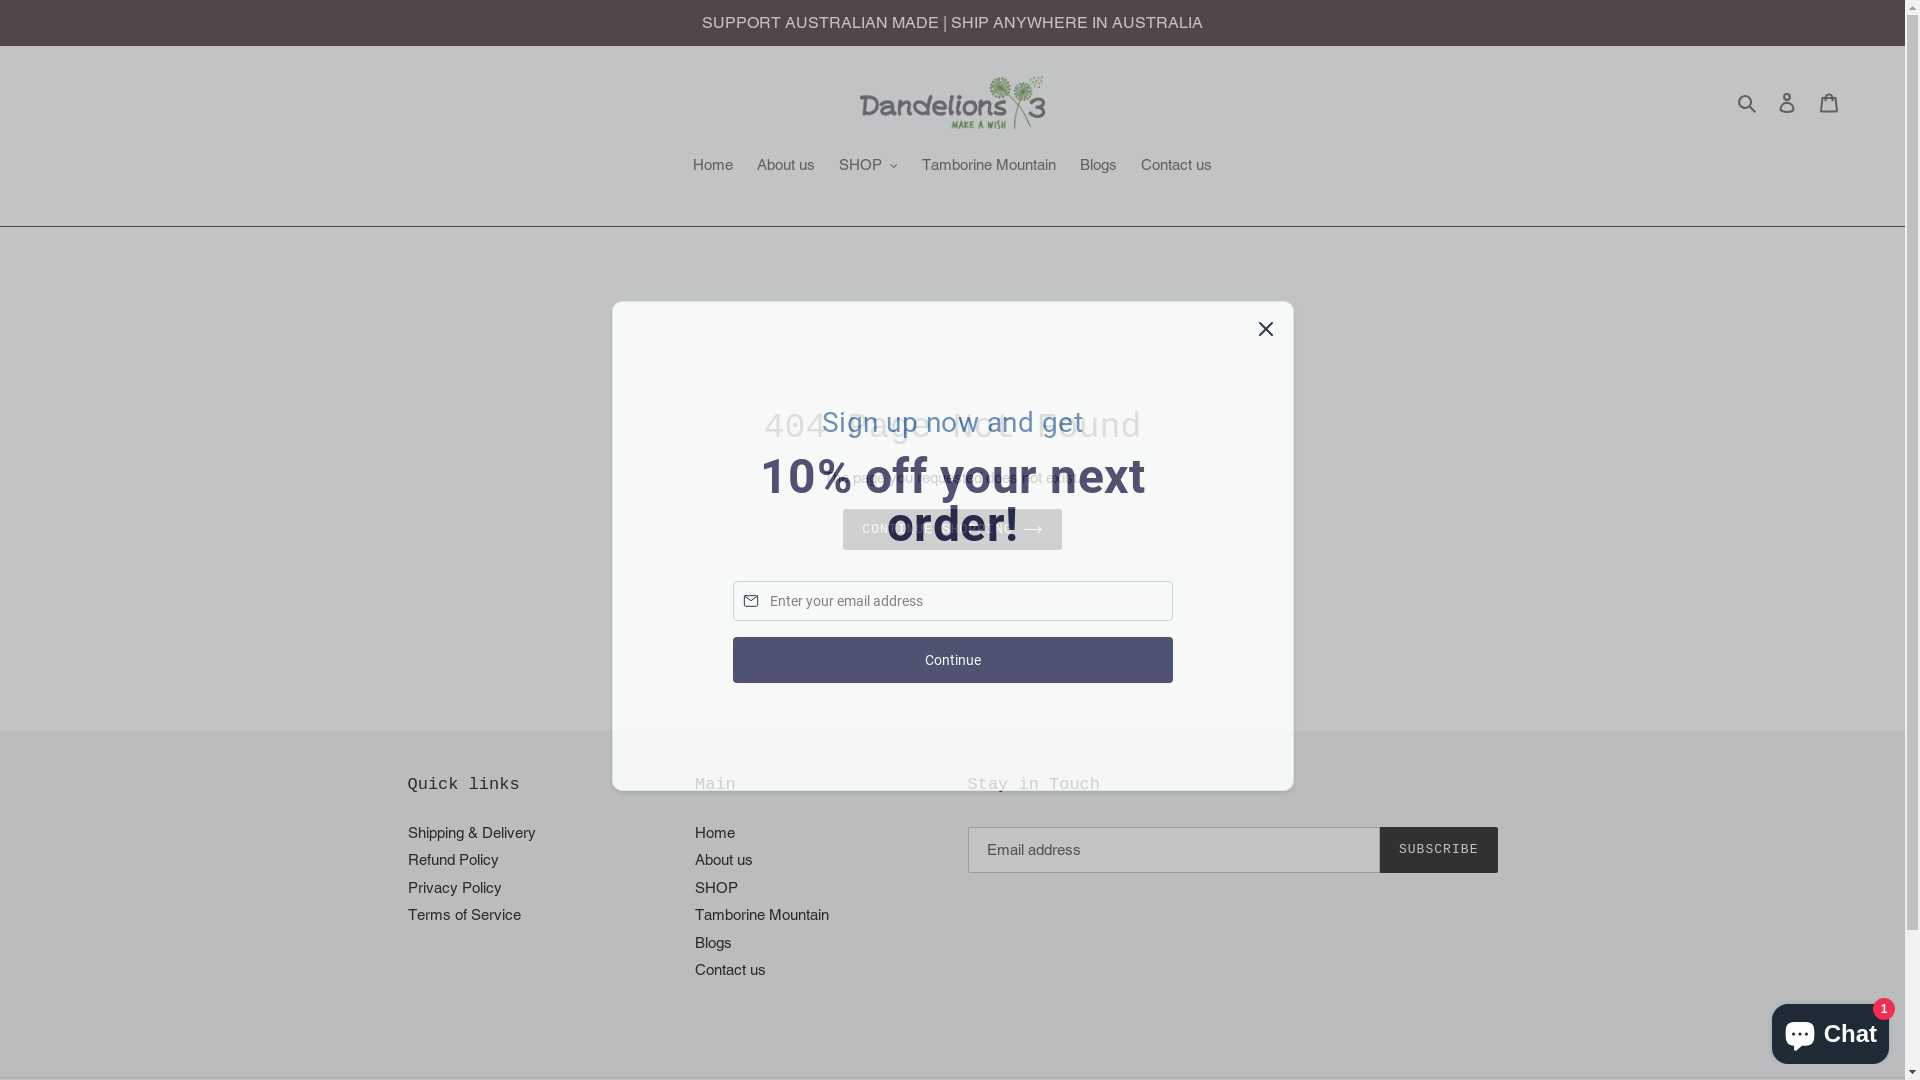  I want to click on 'Log in', so click(1786, 102).